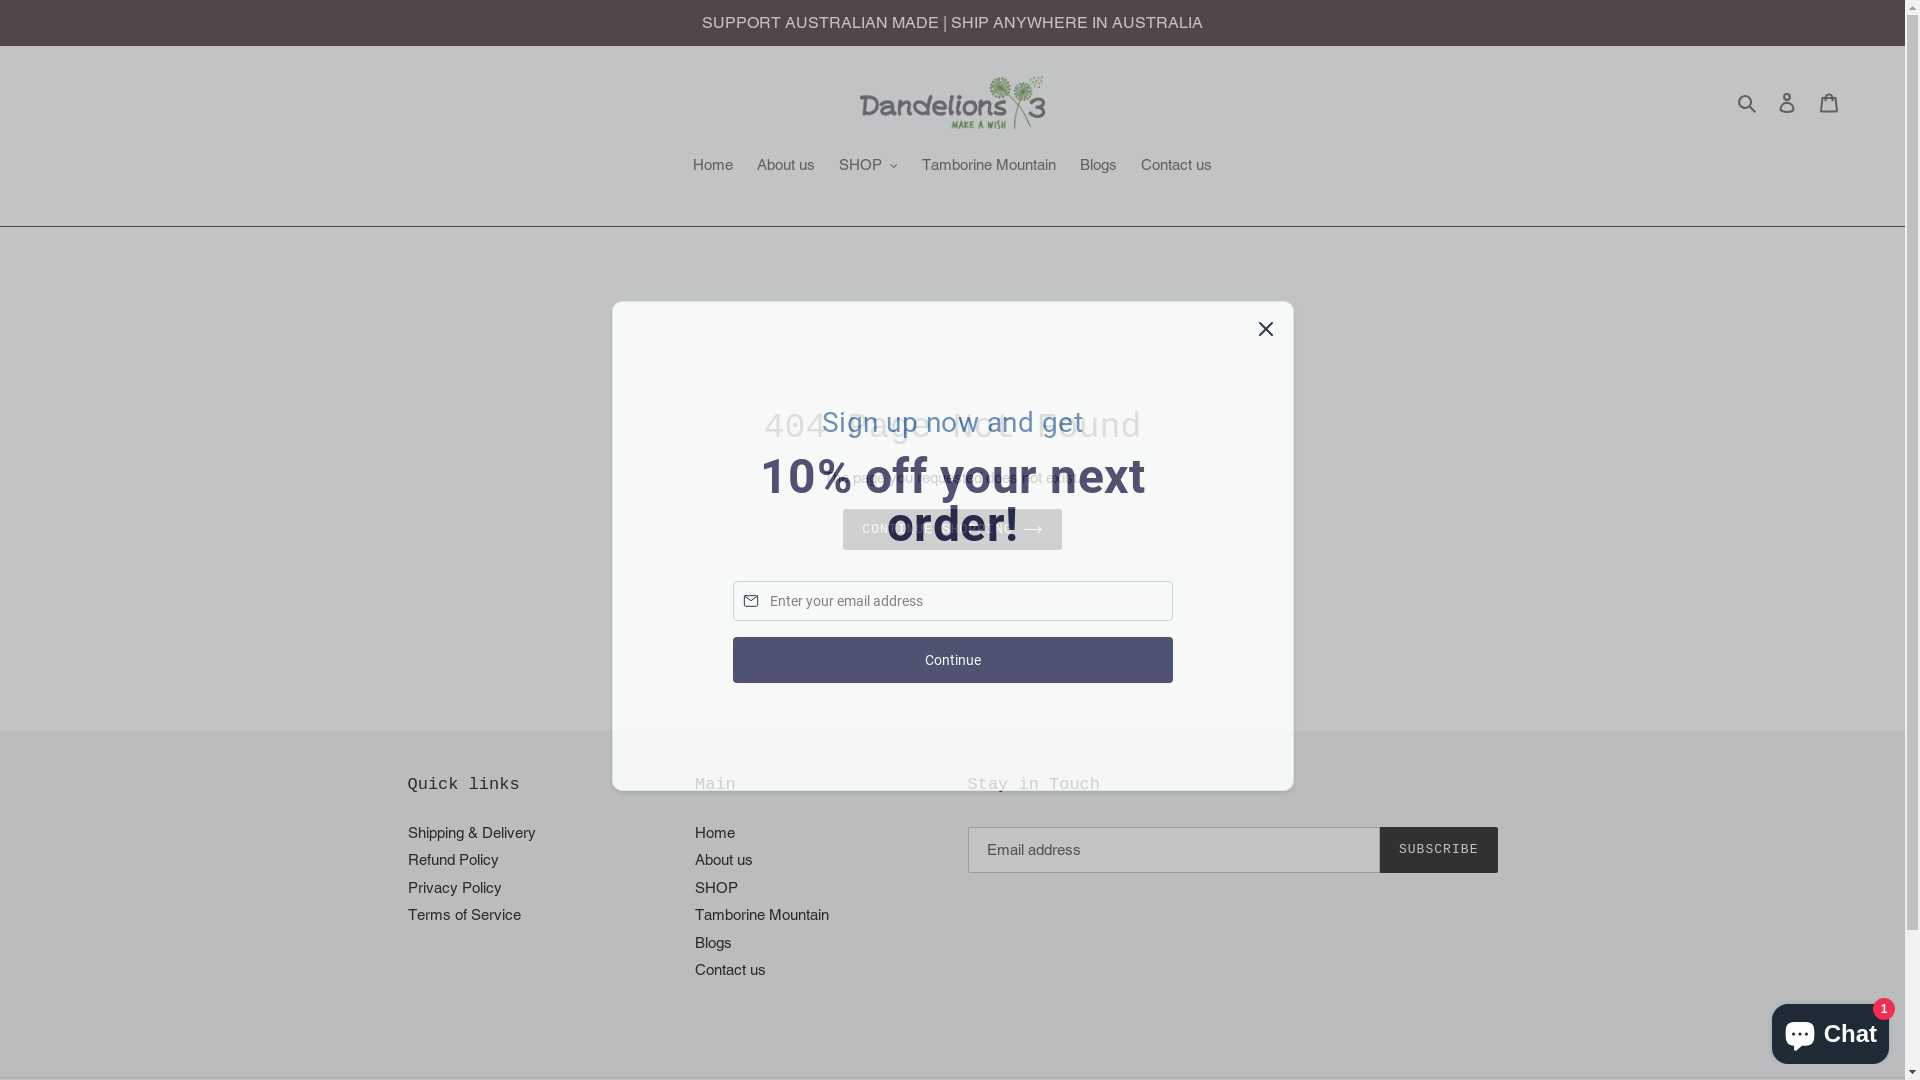  I want to click on 'Log in', so click(1786, 102).